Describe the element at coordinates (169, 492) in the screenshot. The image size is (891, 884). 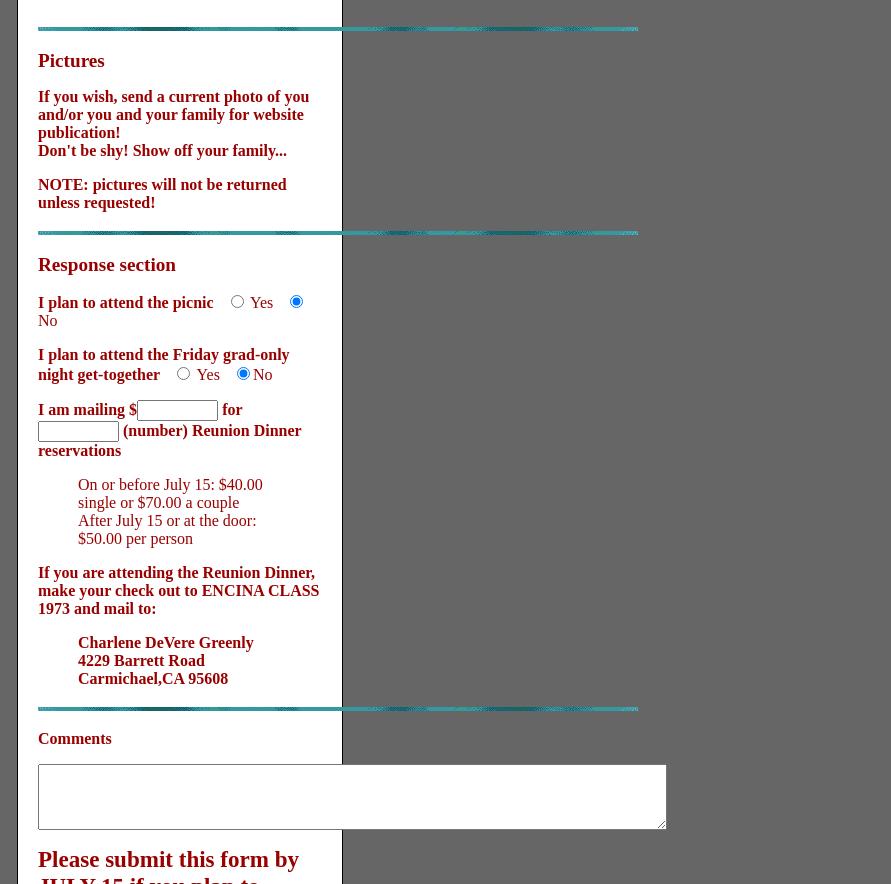
I see `'On or before July 15: $40.00 single or $70.00 a couple'` at that location.